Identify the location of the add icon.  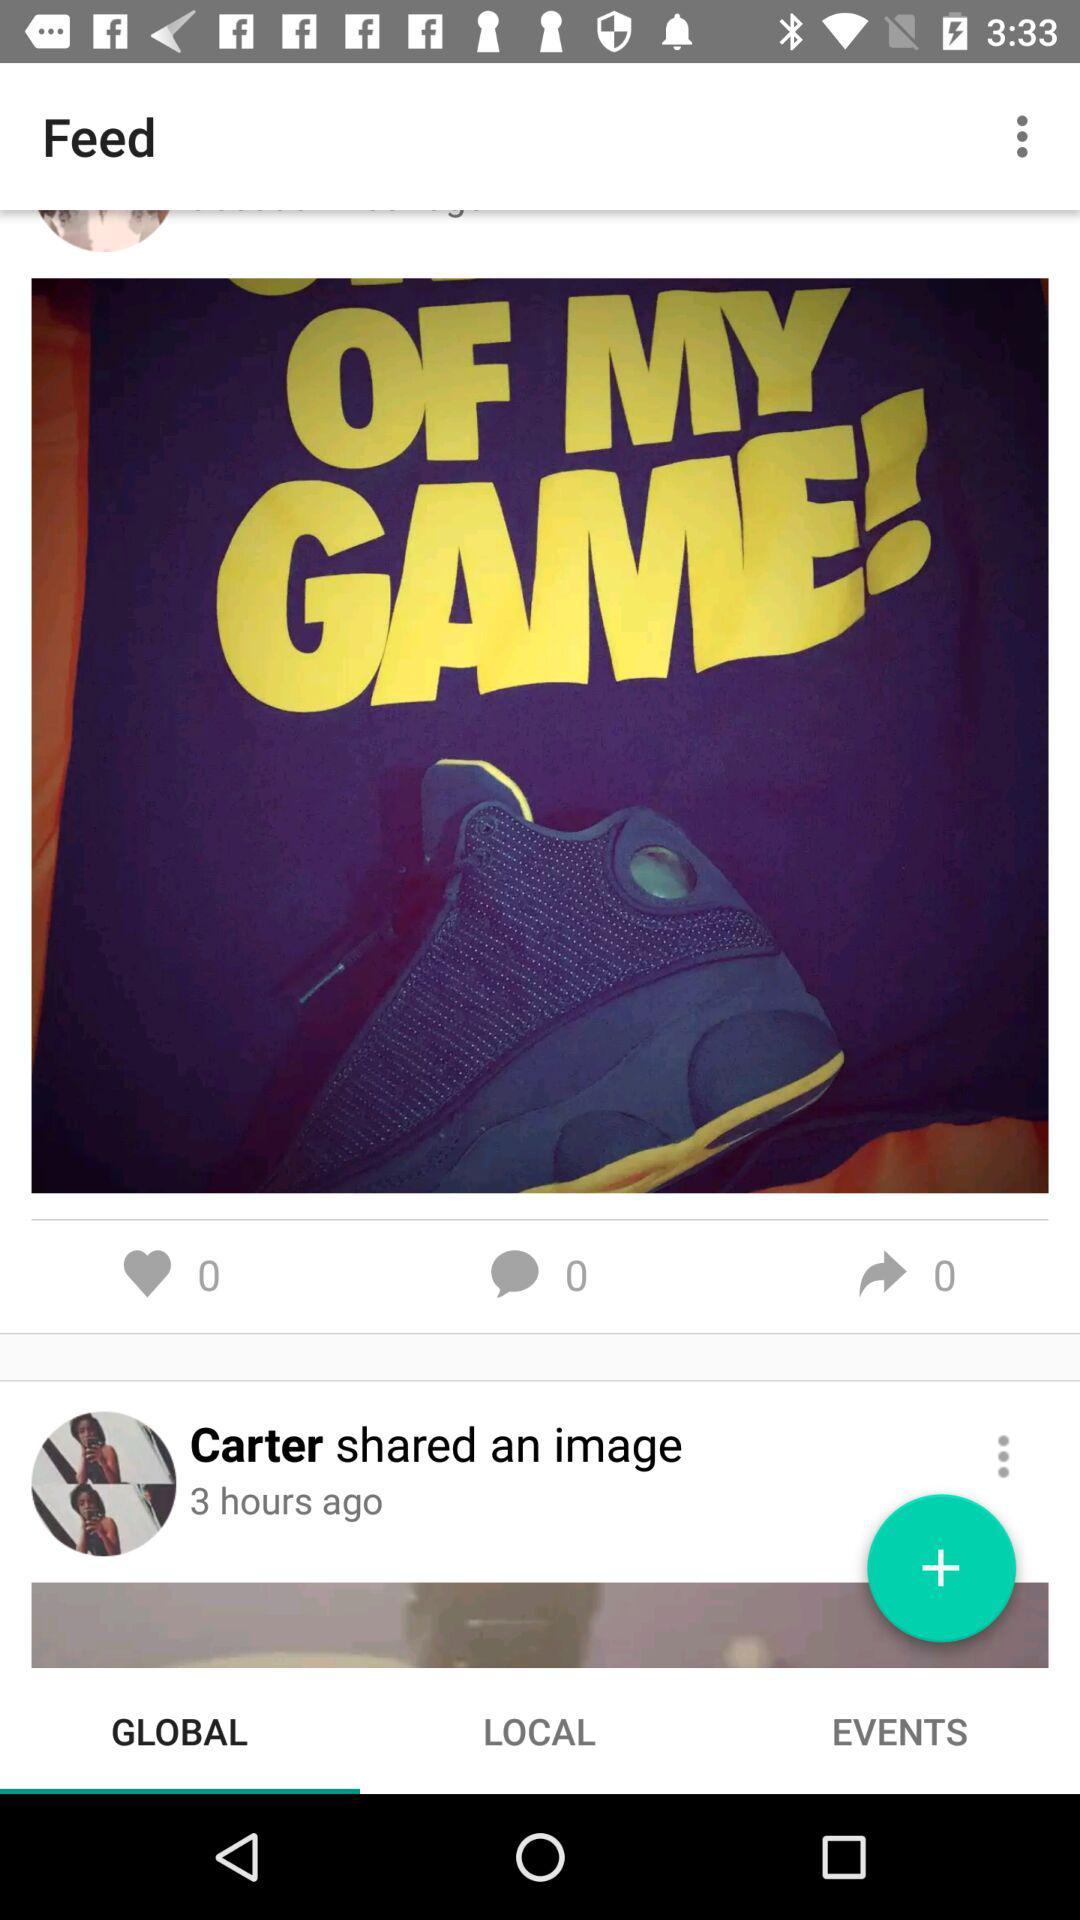
(941, 1575).